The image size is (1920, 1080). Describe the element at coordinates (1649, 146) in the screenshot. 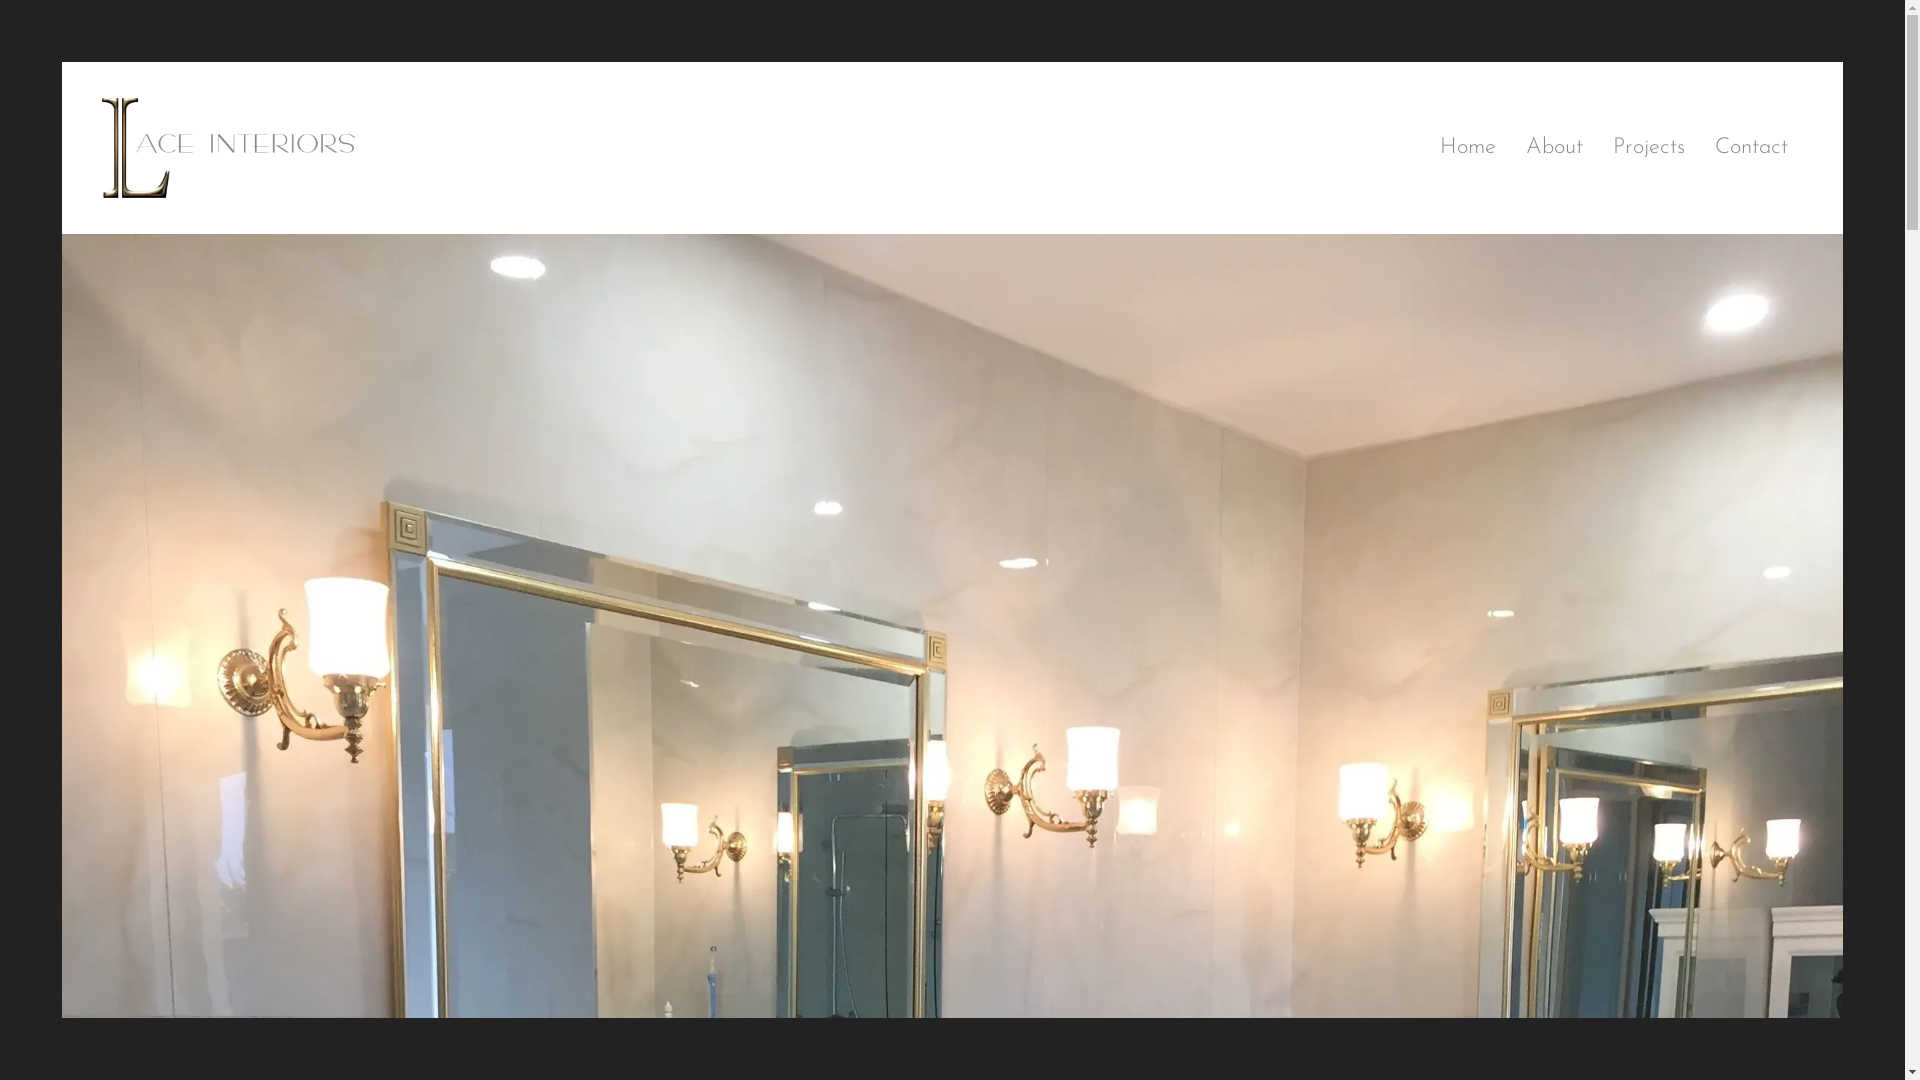

I see `'Projects'` at that location.